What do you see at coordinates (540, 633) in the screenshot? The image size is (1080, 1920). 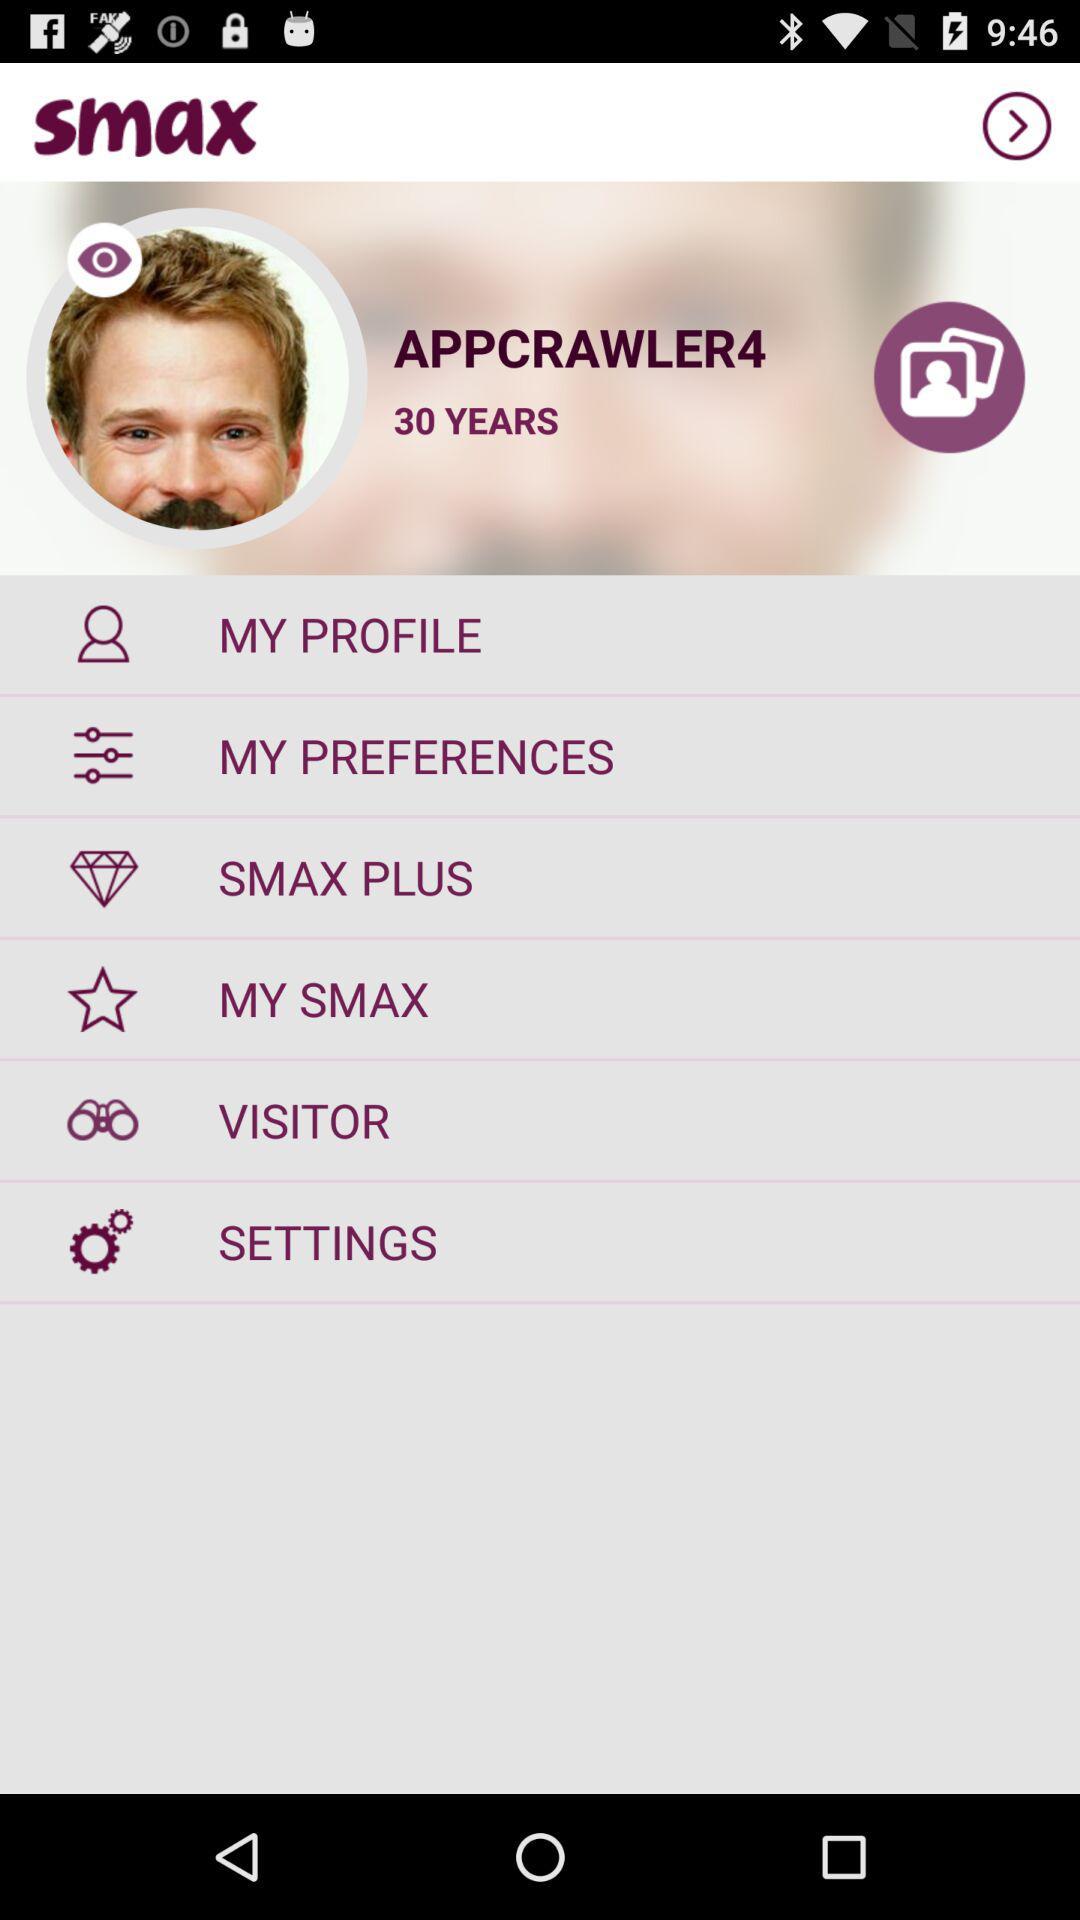 I see `the my profile icon` at bounding box center [540, 633].